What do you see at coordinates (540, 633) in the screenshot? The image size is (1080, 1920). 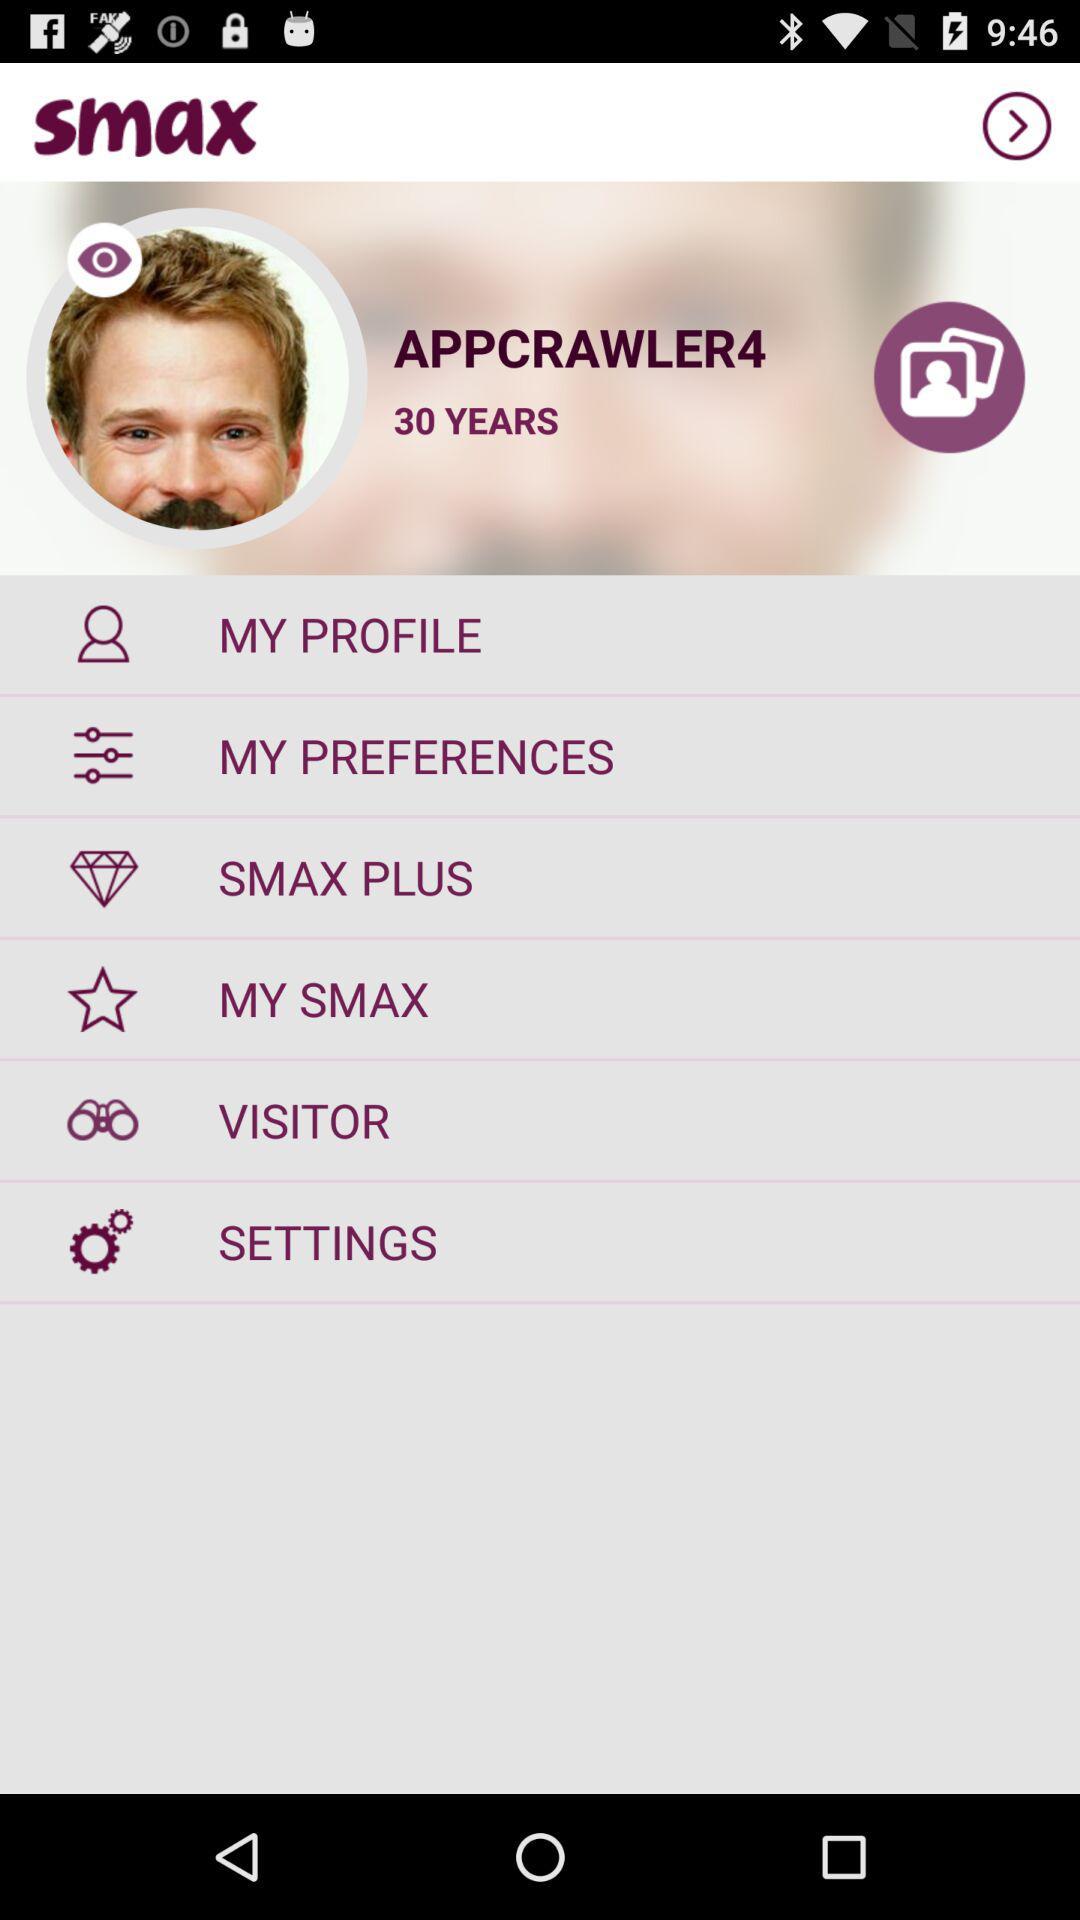 I see `the my profile icon` at bounding box center [540, 633].